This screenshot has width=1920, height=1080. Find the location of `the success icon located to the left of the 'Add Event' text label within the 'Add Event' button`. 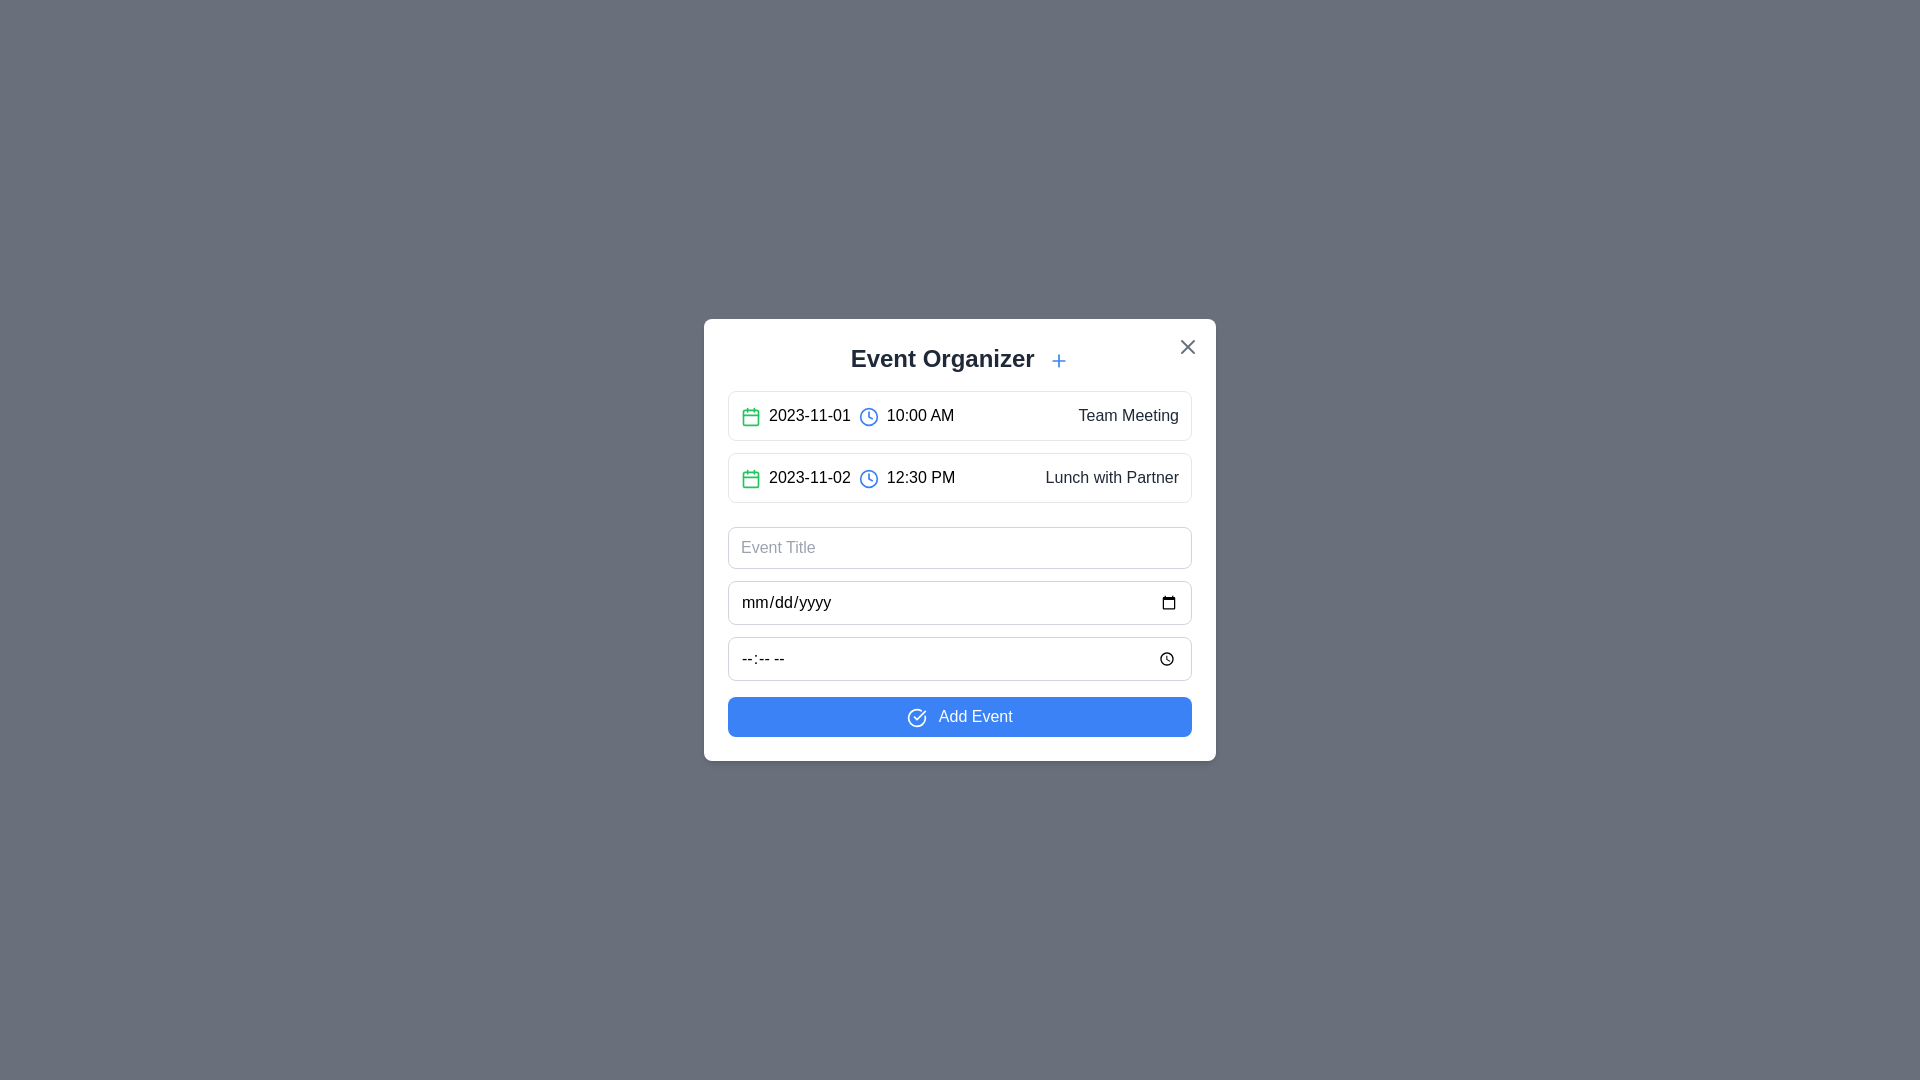

the success icon located to the left of the 'Add Event' text label within the 'Add Event' button is located at coordinates (916, 716).